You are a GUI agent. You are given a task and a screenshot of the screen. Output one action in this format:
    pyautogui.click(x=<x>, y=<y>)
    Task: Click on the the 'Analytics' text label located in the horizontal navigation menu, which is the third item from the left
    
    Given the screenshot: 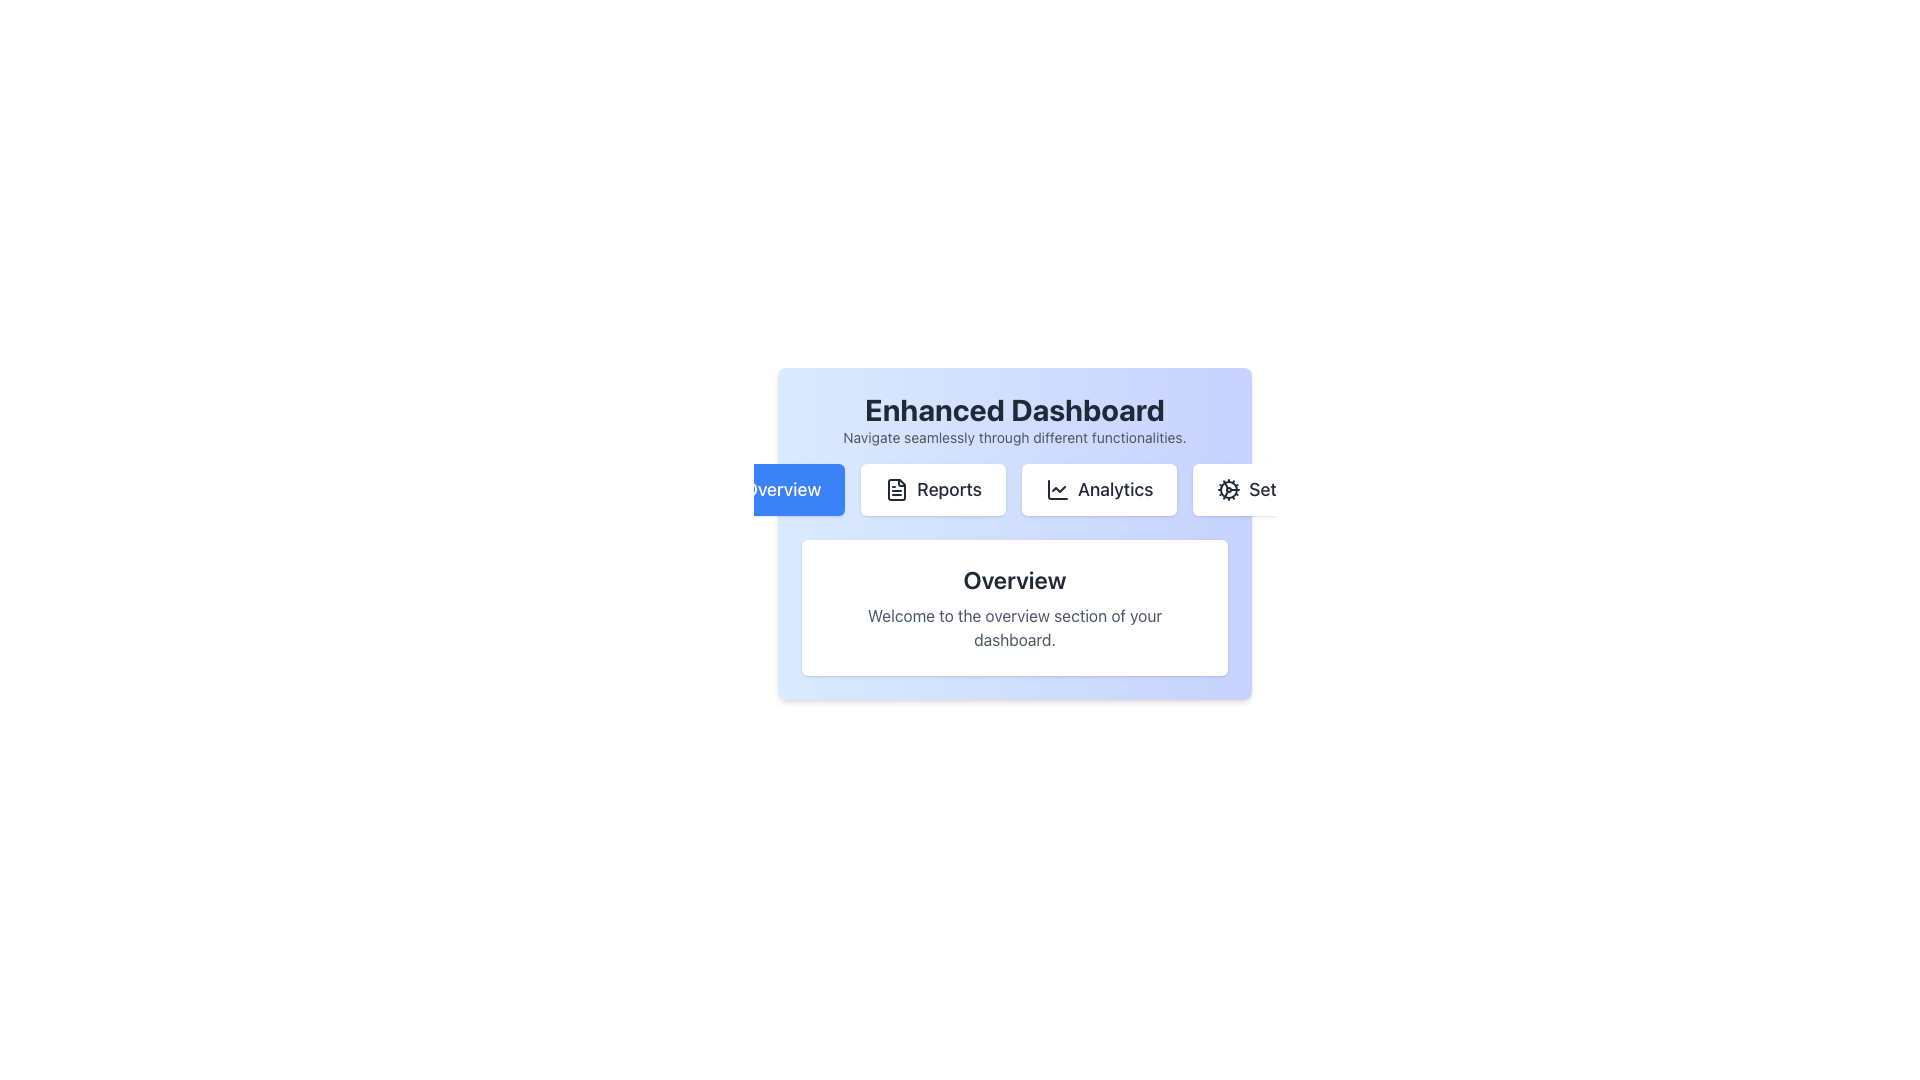 What is the action you would take?
    pyautogui.click(x=1114, y=489)
    